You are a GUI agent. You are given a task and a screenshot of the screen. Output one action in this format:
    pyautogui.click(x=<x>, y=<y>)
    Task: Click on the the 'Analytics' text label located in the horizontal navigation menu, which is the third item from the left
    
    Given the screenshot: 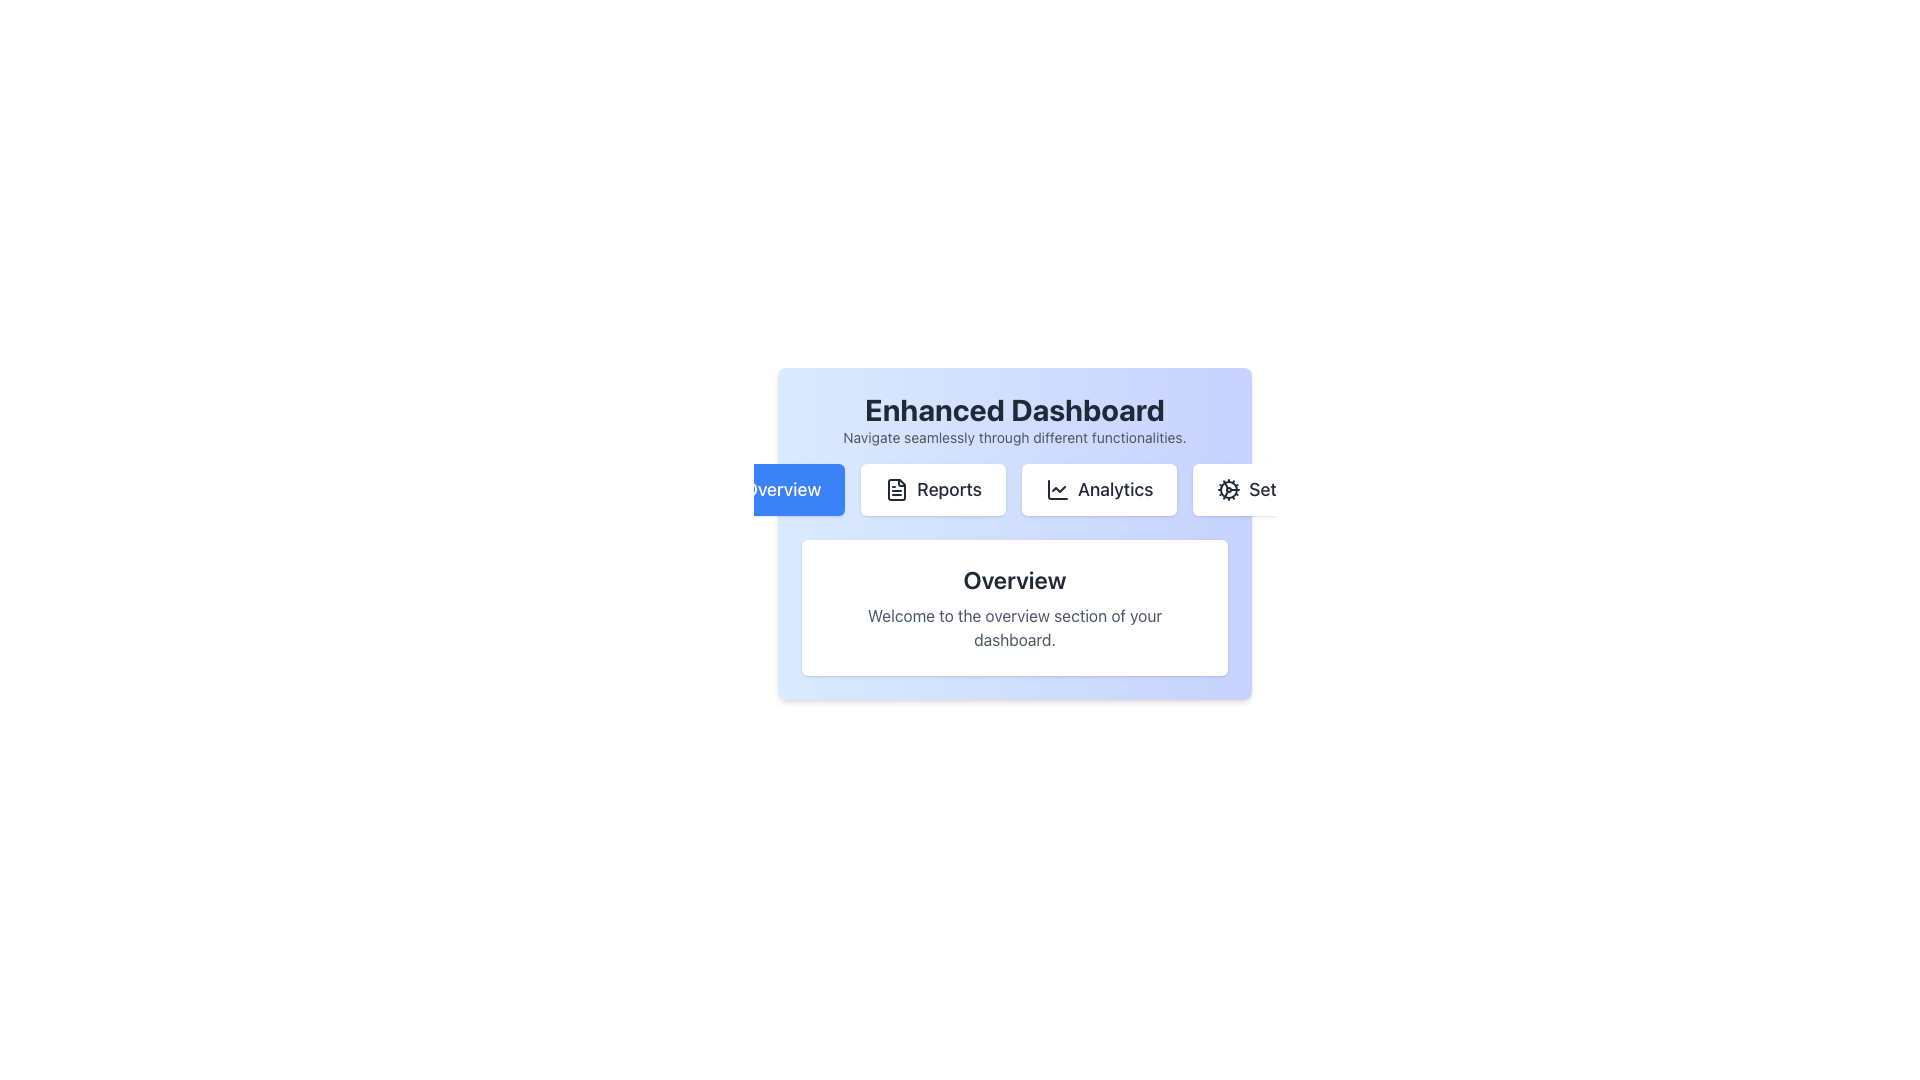 What is the action you would take?
    pyautogui.click(x=1114, y=489)
    